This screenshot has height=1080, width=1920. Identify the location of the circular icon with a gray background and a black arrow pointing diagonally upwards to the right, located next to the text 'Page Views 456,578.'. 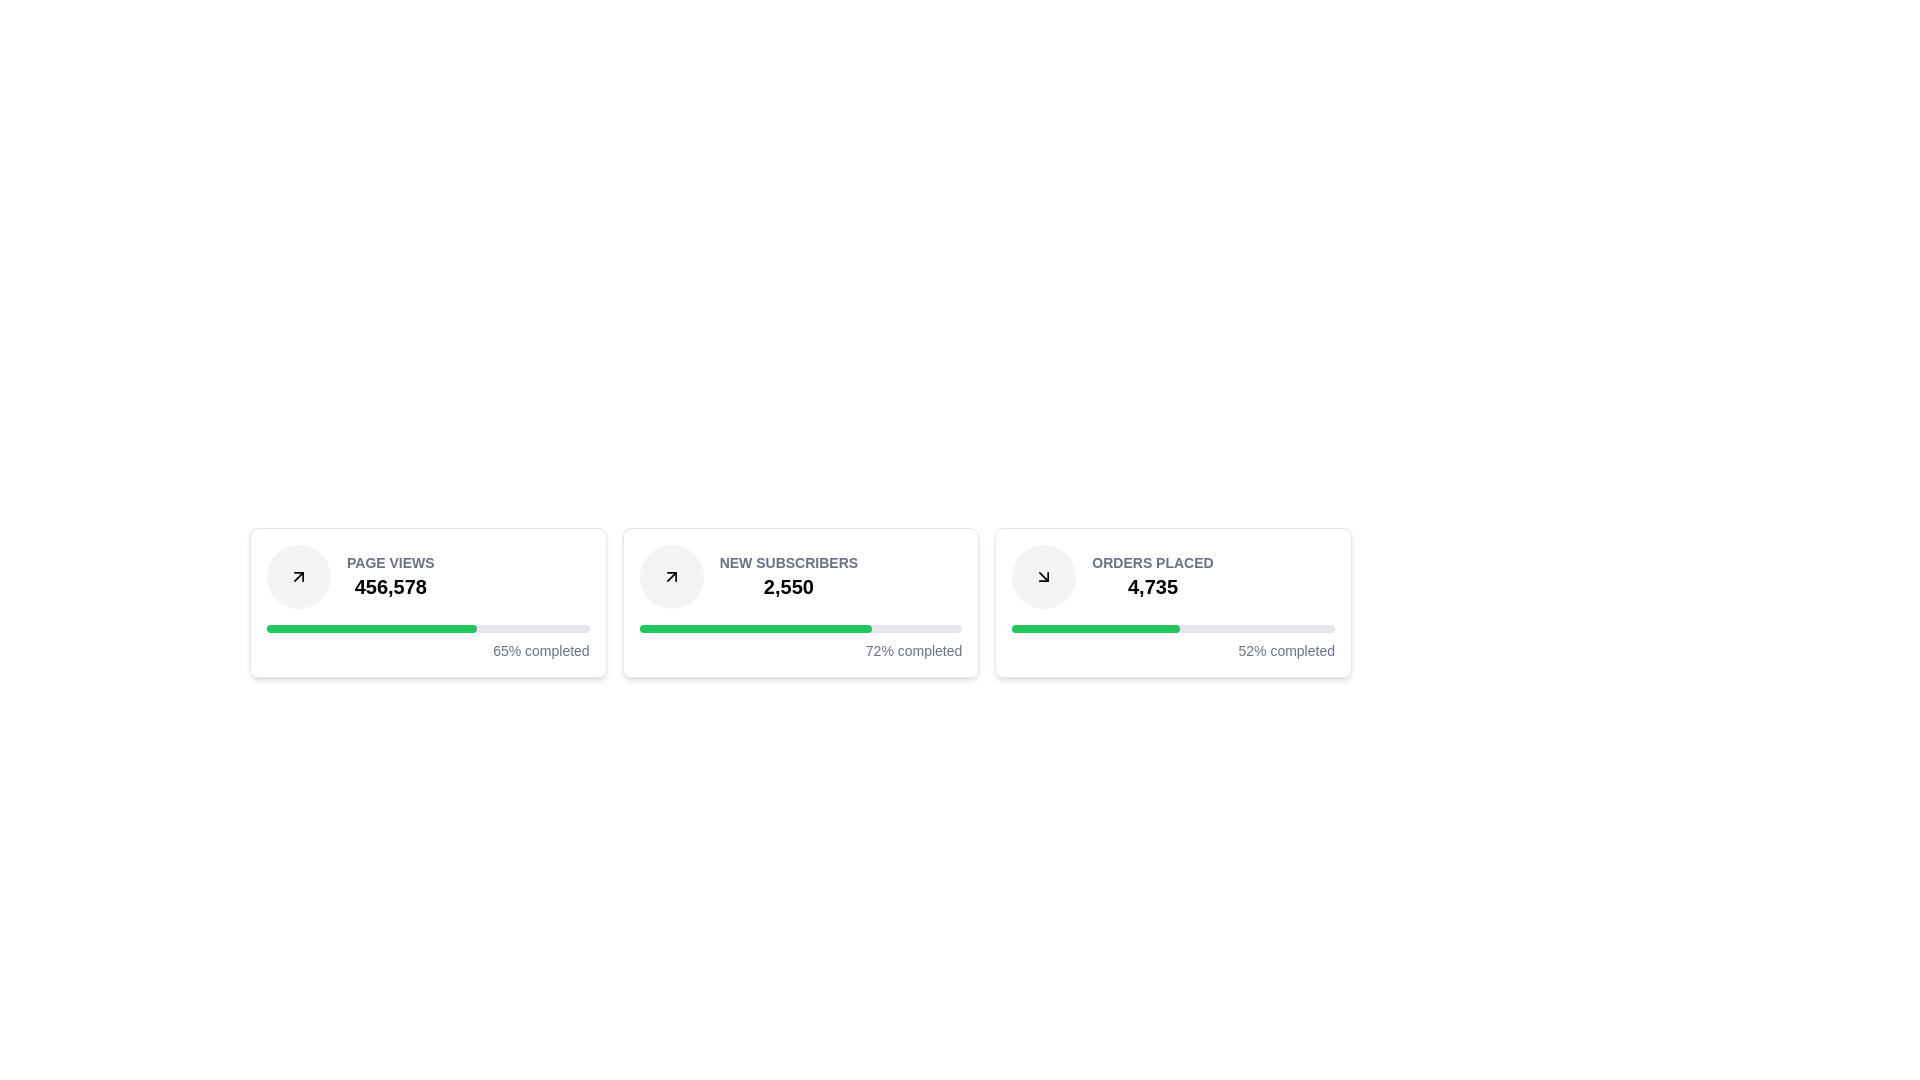
(297, 577).